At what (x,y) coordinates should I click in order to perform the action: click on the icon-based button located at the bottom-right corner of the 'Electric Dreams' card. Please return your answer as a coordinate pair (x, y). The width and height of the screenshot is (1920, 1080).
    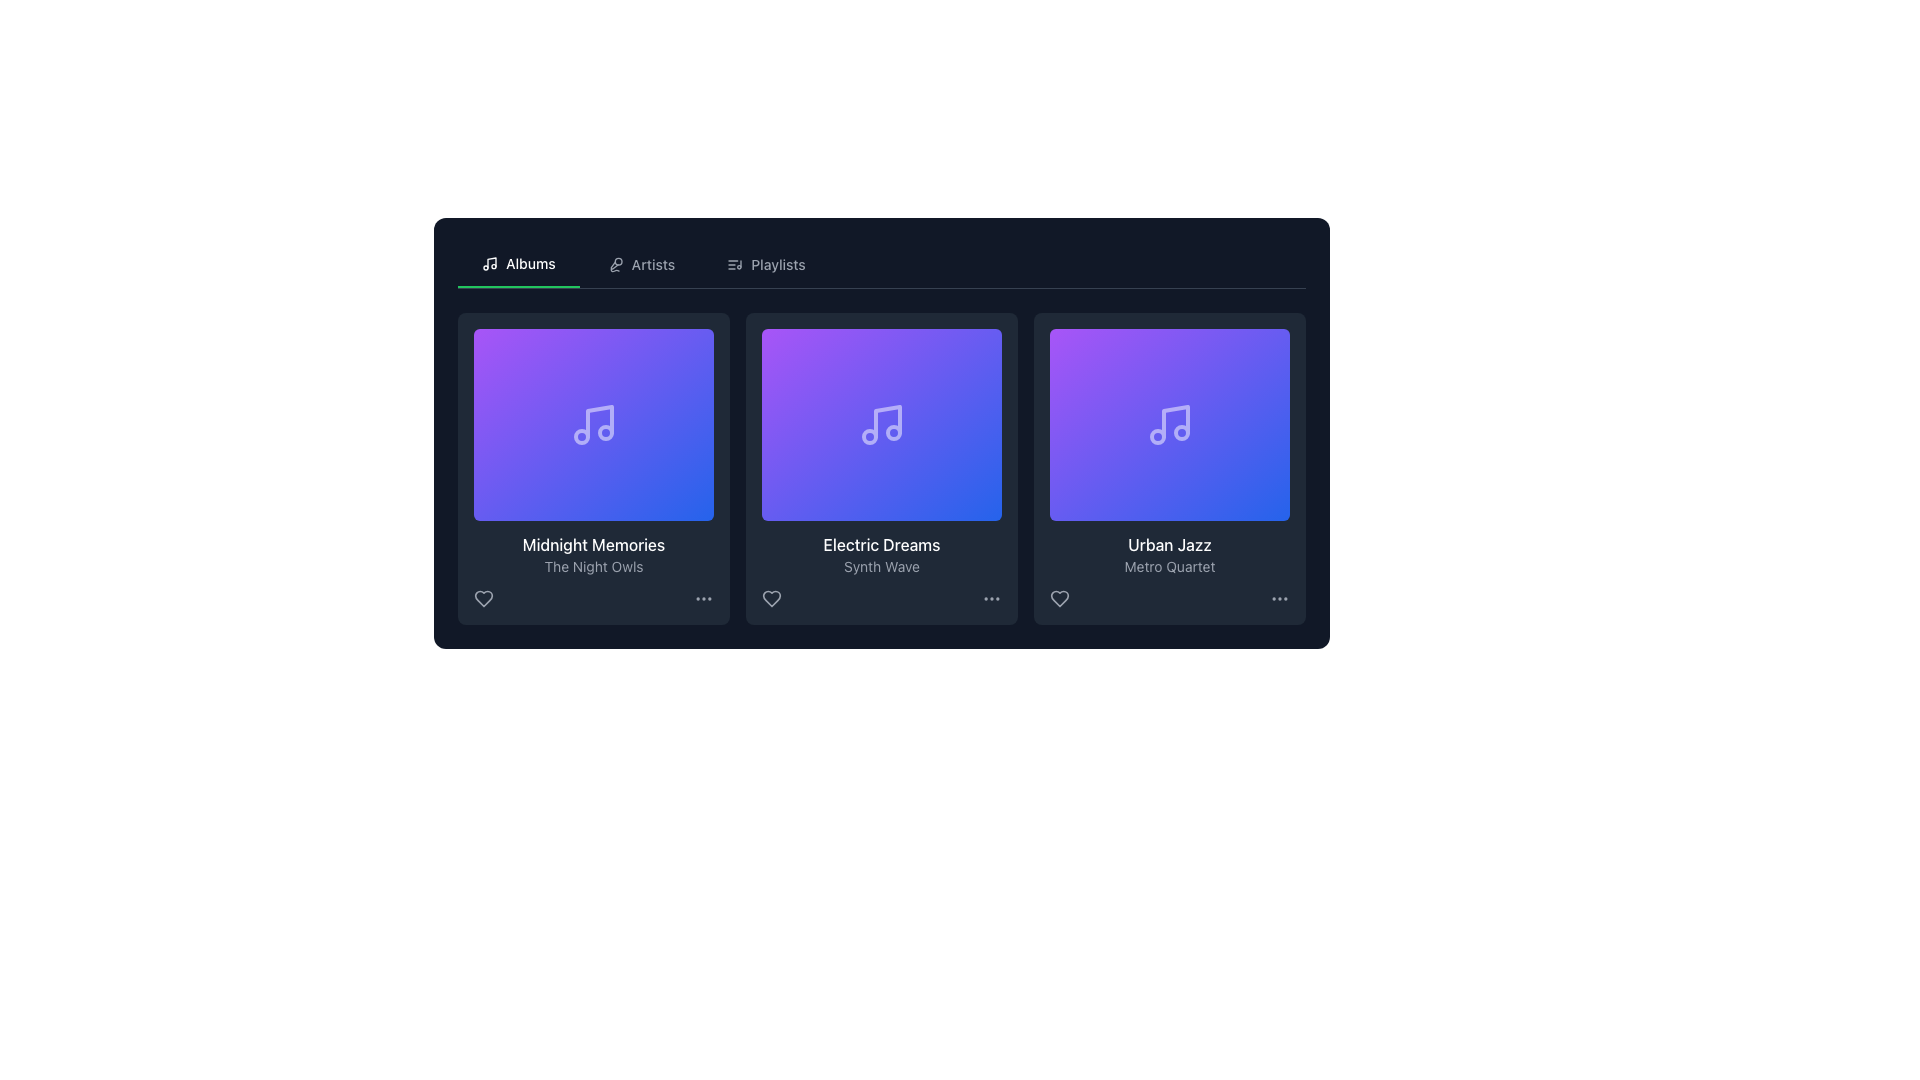
    Looking at the image, I should click on (992, 597).